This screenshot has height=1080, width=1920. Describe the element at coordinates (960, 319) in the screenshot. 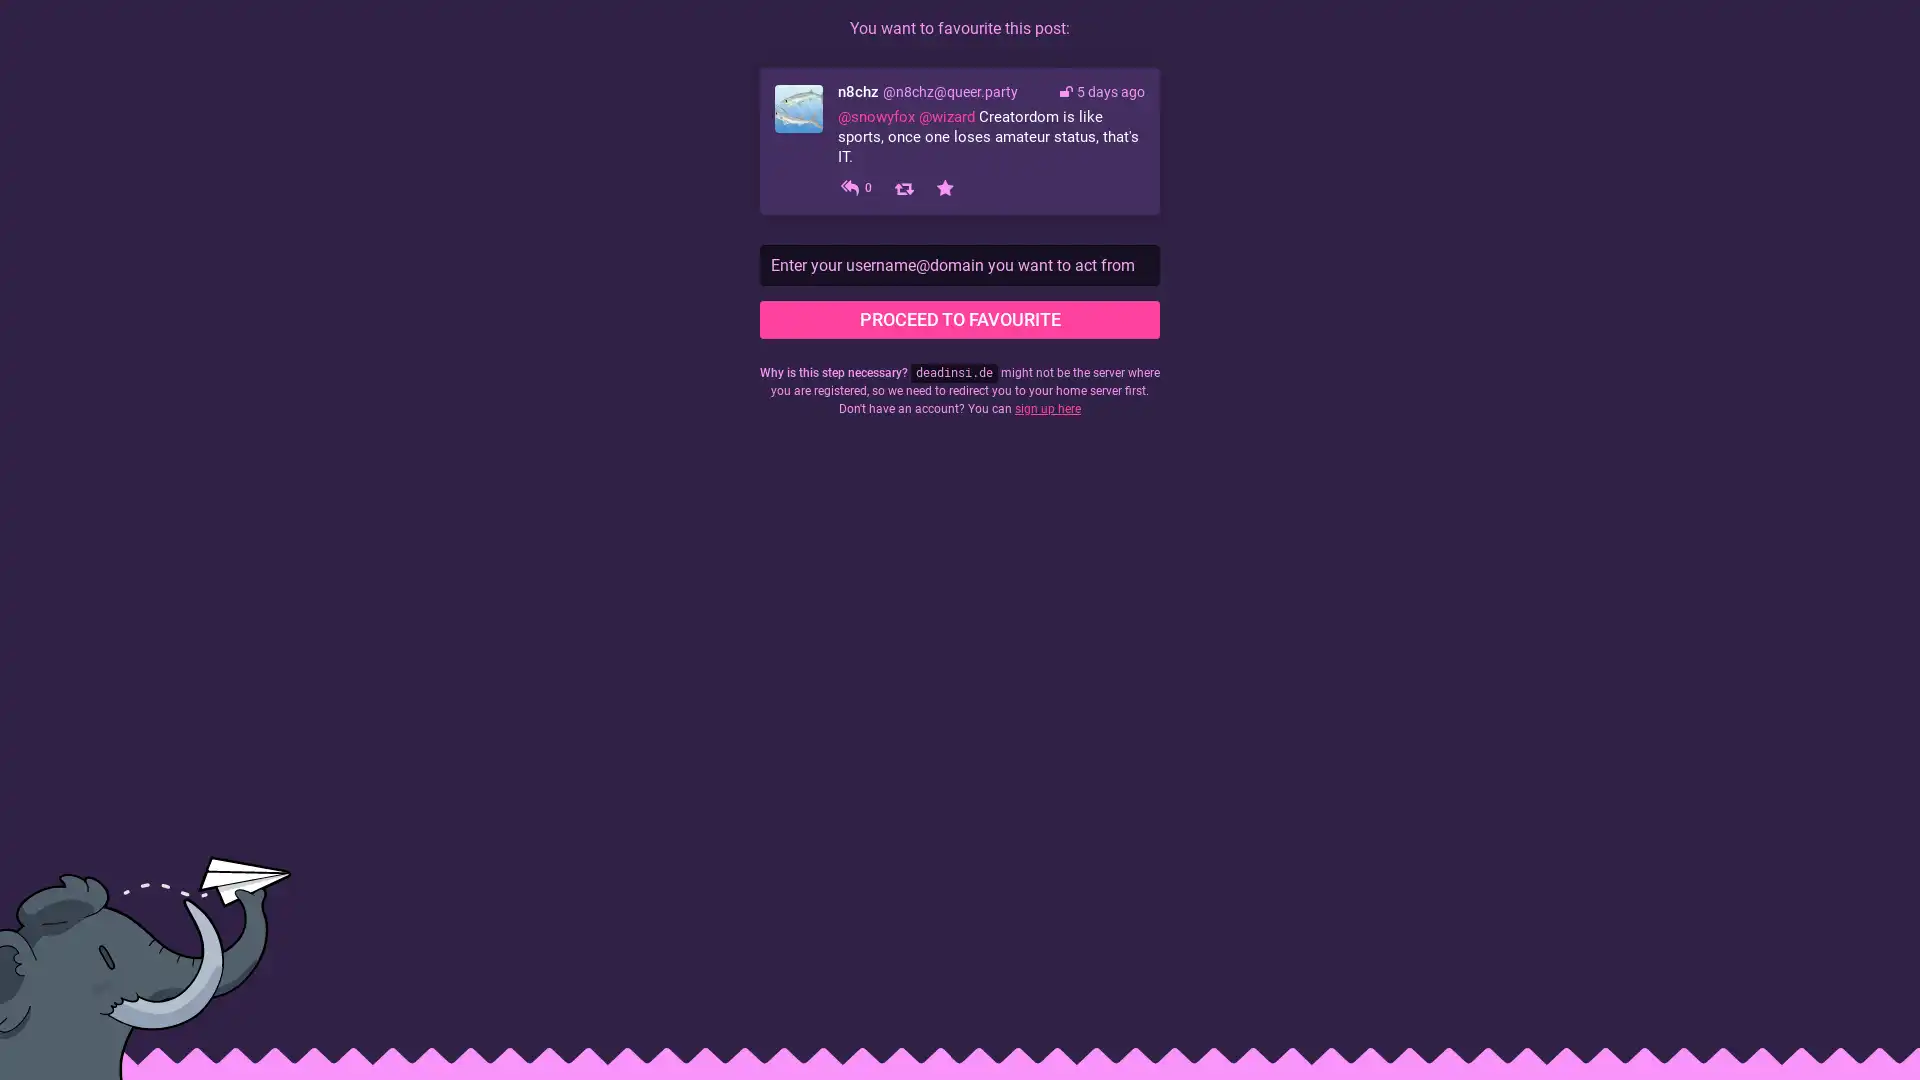

I see `PROCEED TO FAVOURITE` at that location.